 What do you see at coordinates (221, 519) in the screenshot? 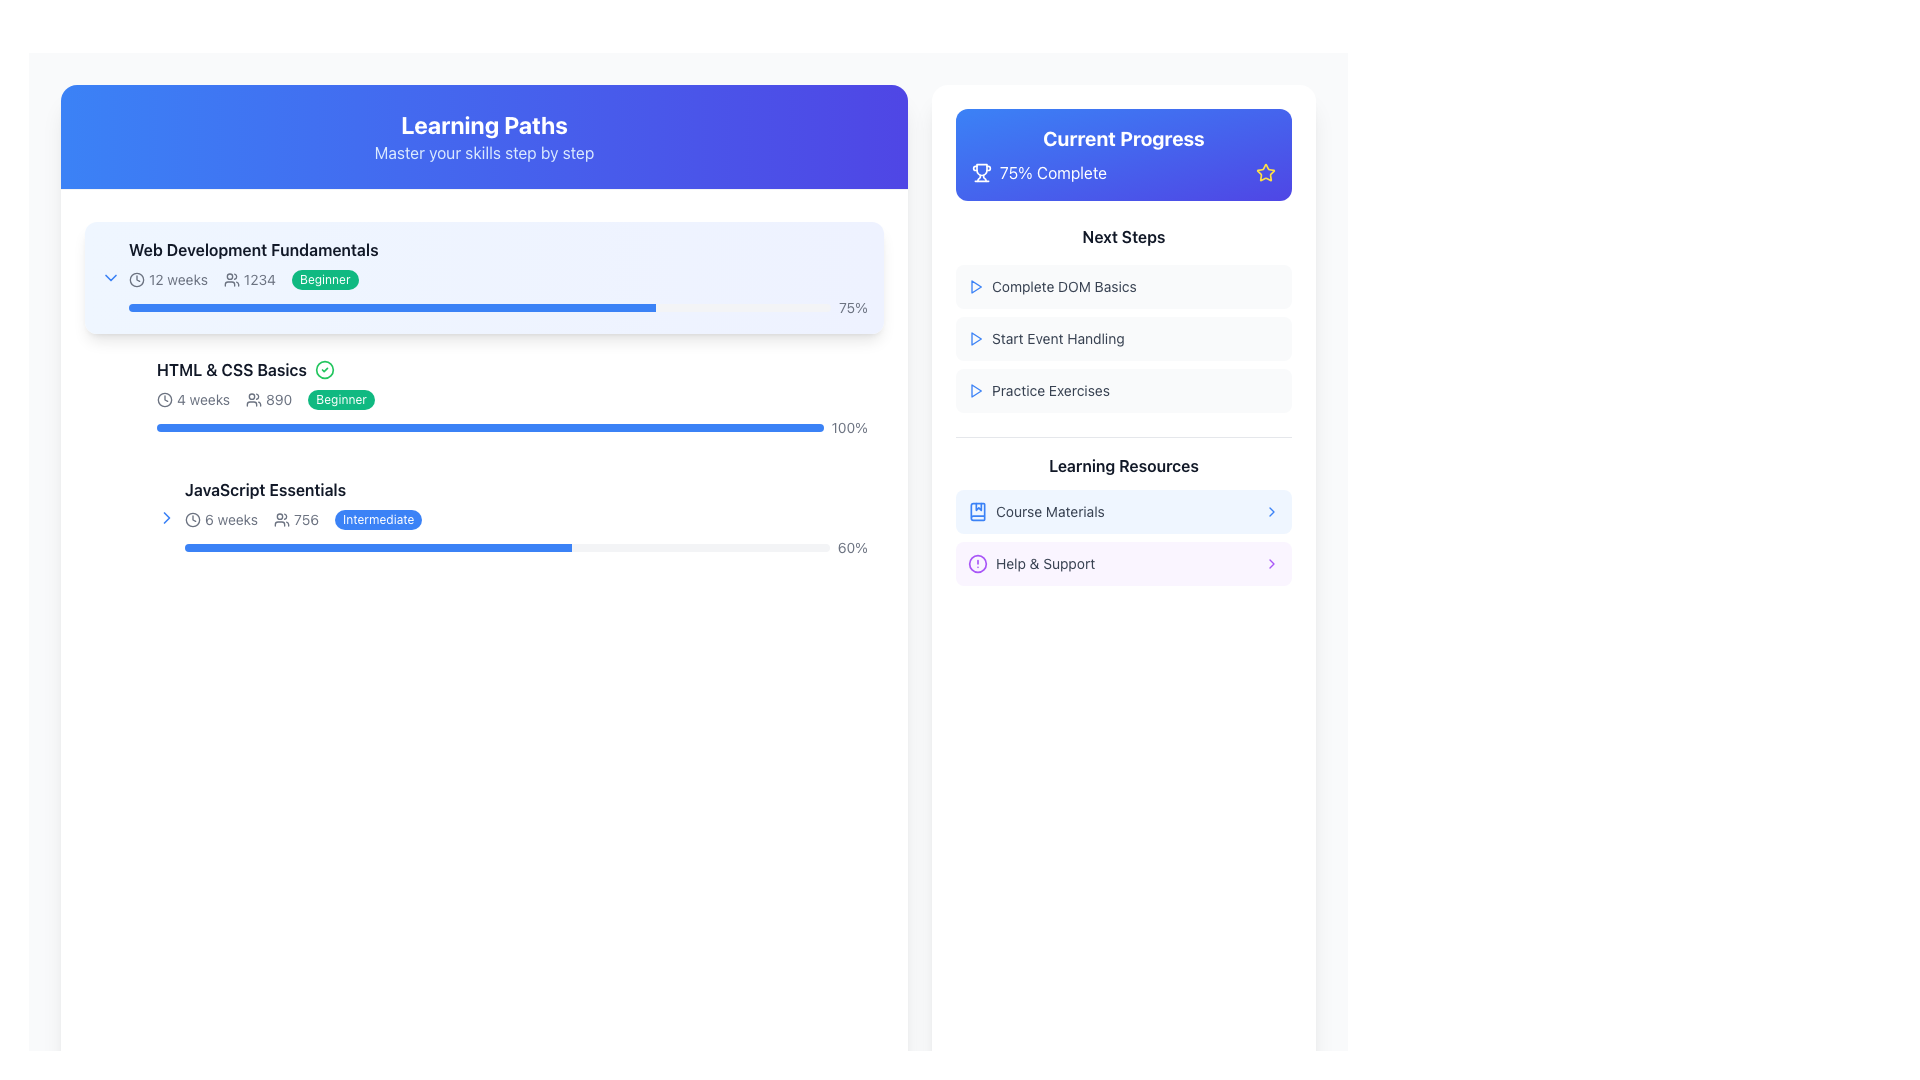
I see `the '6 weeks' text element with a clock icon located in the 'JavaScript Essentials' section of the 'Learning Paths' page, which is adjacent to '756' and left of the 'Intermediate' label` at bounding box center [221, 519].